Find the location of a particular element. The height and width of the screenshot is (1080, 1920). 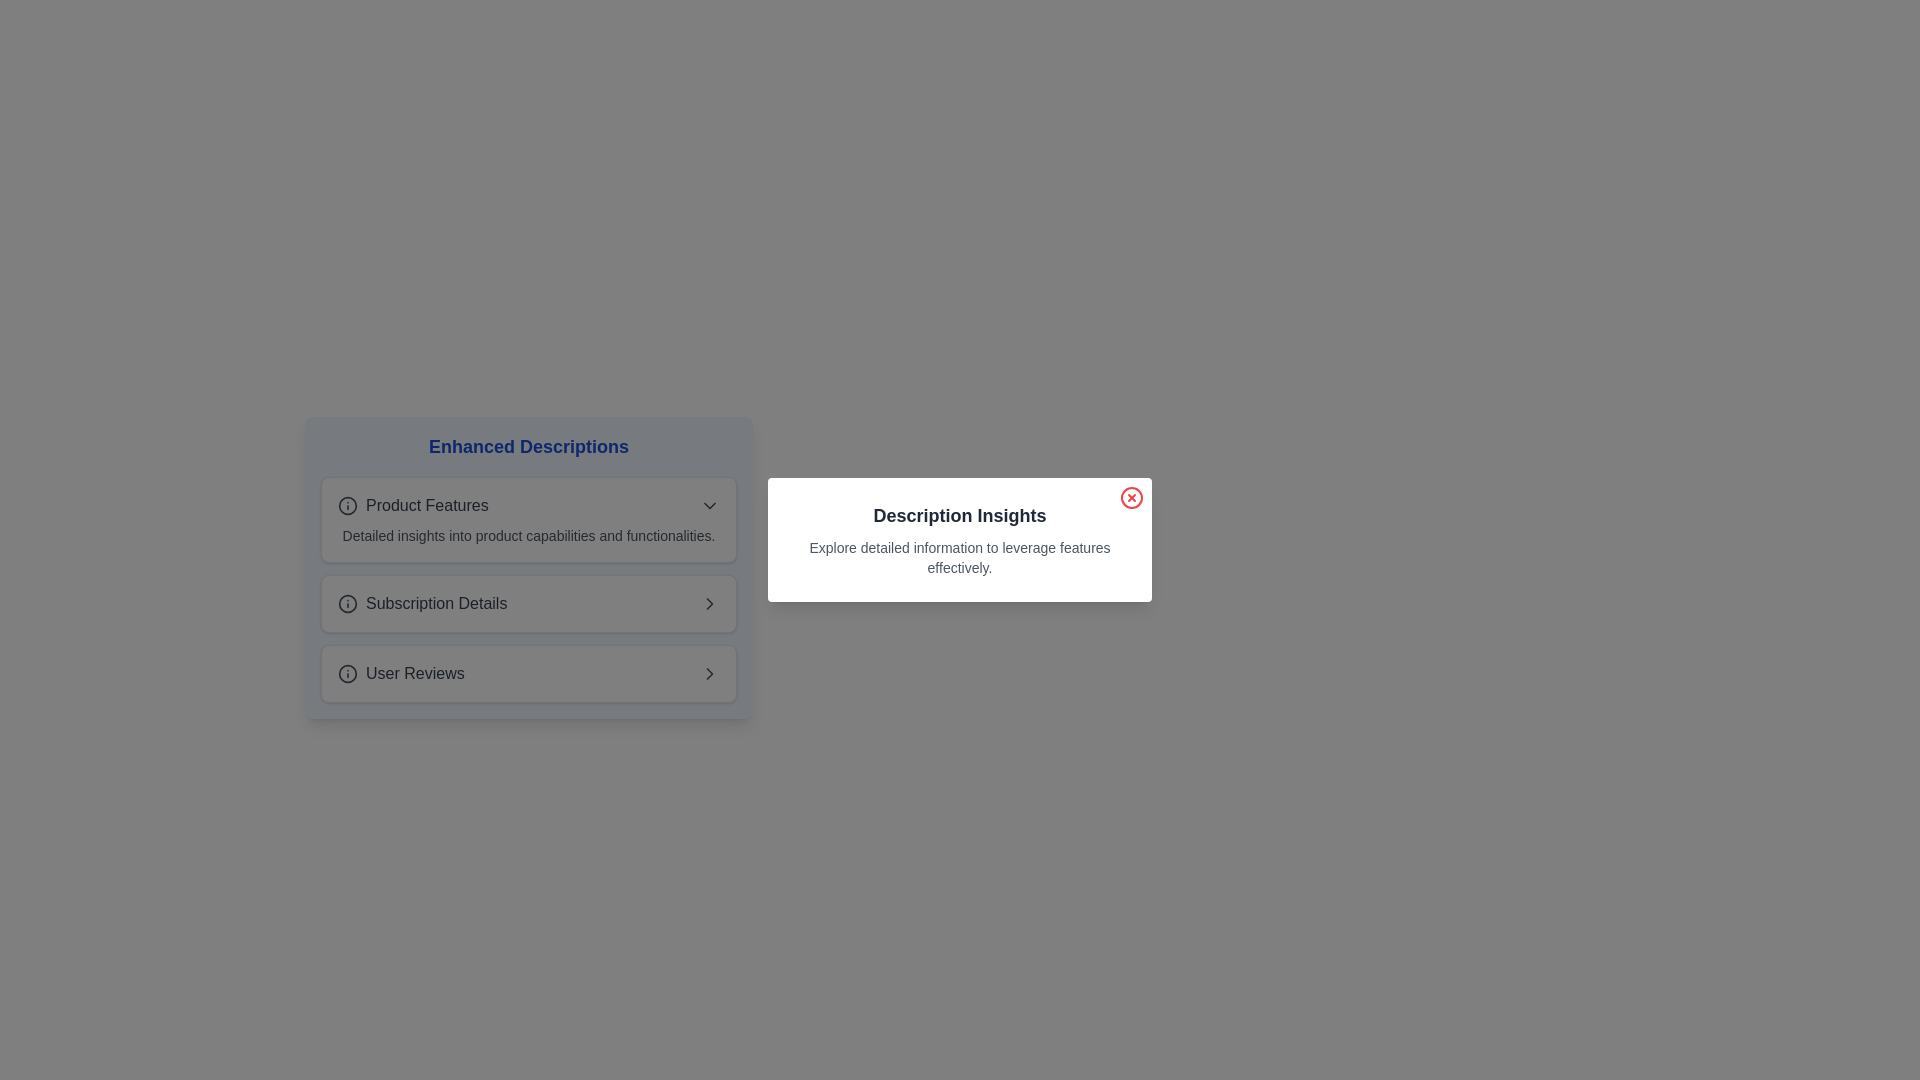

the direction of the rightward pointing chevron arrow icon located to the right of the 'Subscription Details' option in the Enhanced Descriptions section is located at coordinates (710, 674).